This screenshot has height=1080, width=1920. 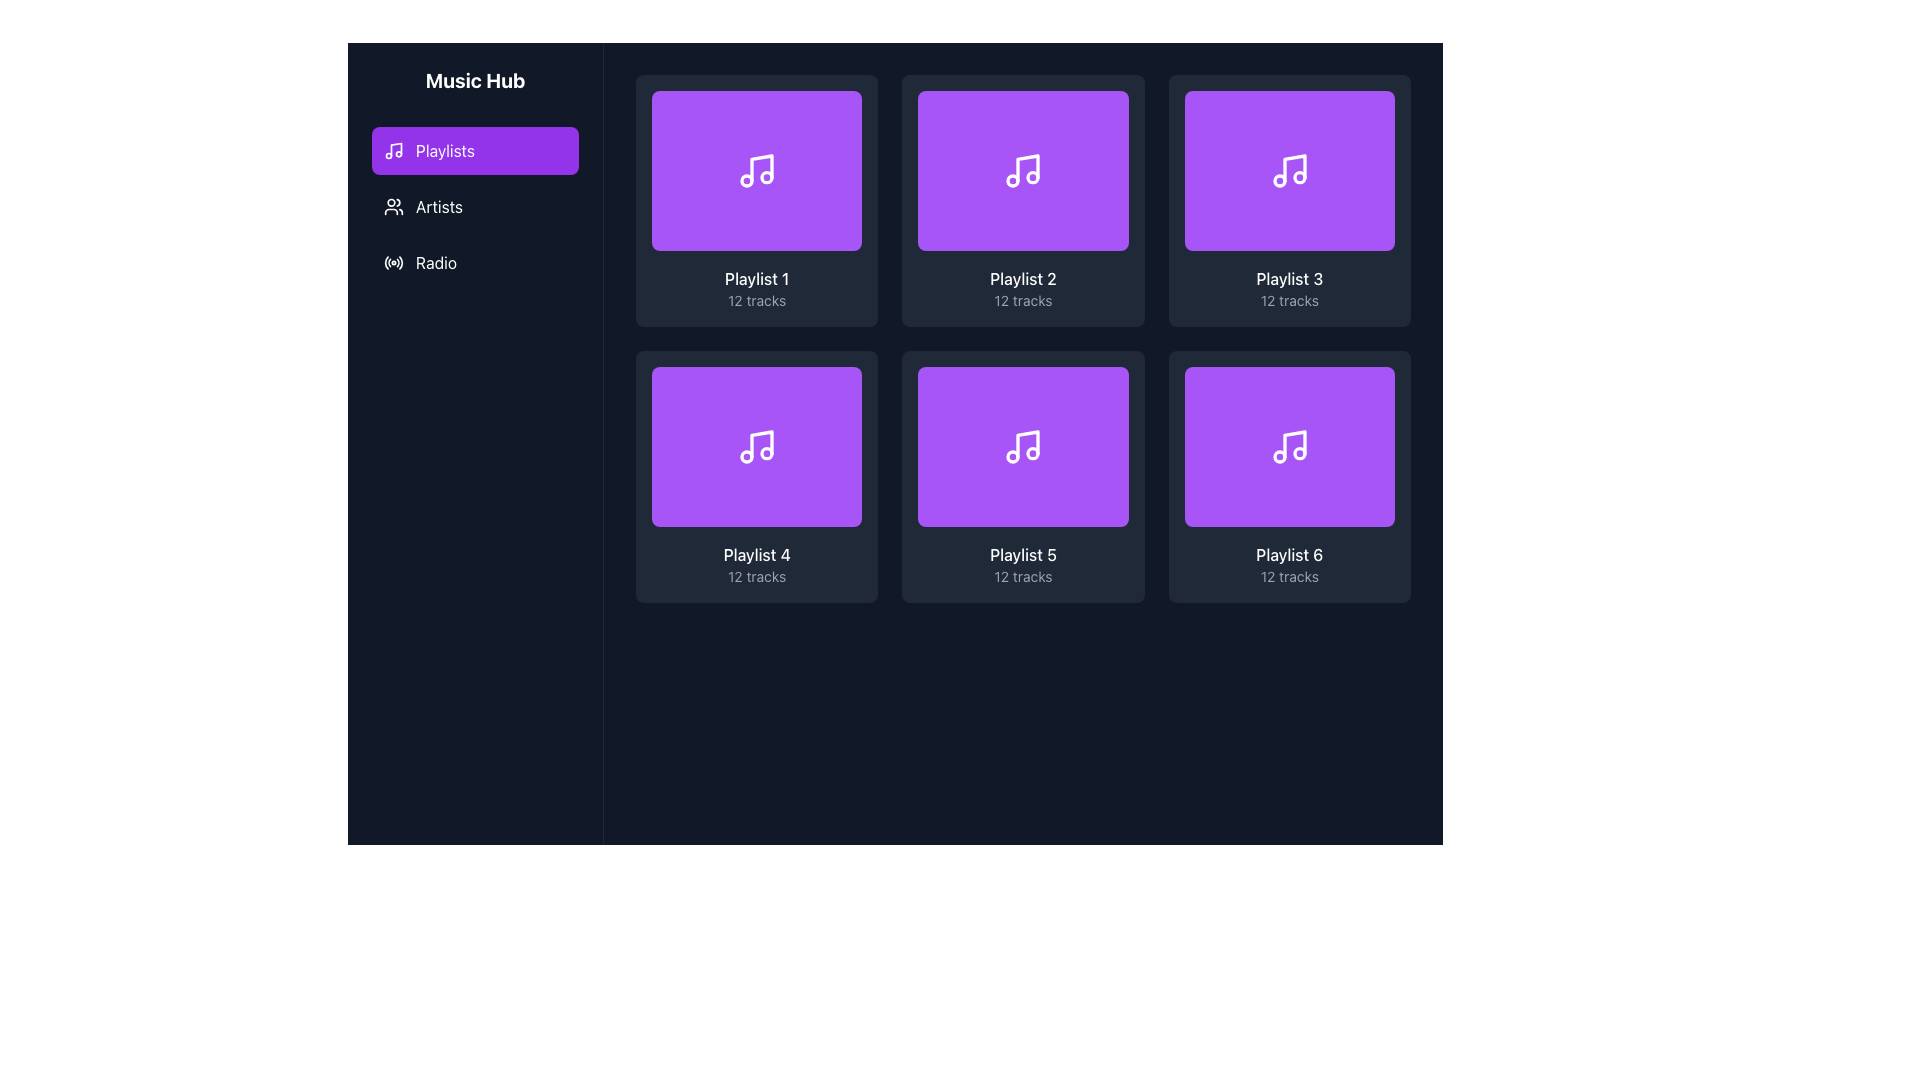 What do you see at coordinates (1023, 278) in the screenshot?
I see `text content of the Text Label displaying 'Playlist 2' located in the second card of the first row in the playlist grid` at bounding box center [1023, 278].